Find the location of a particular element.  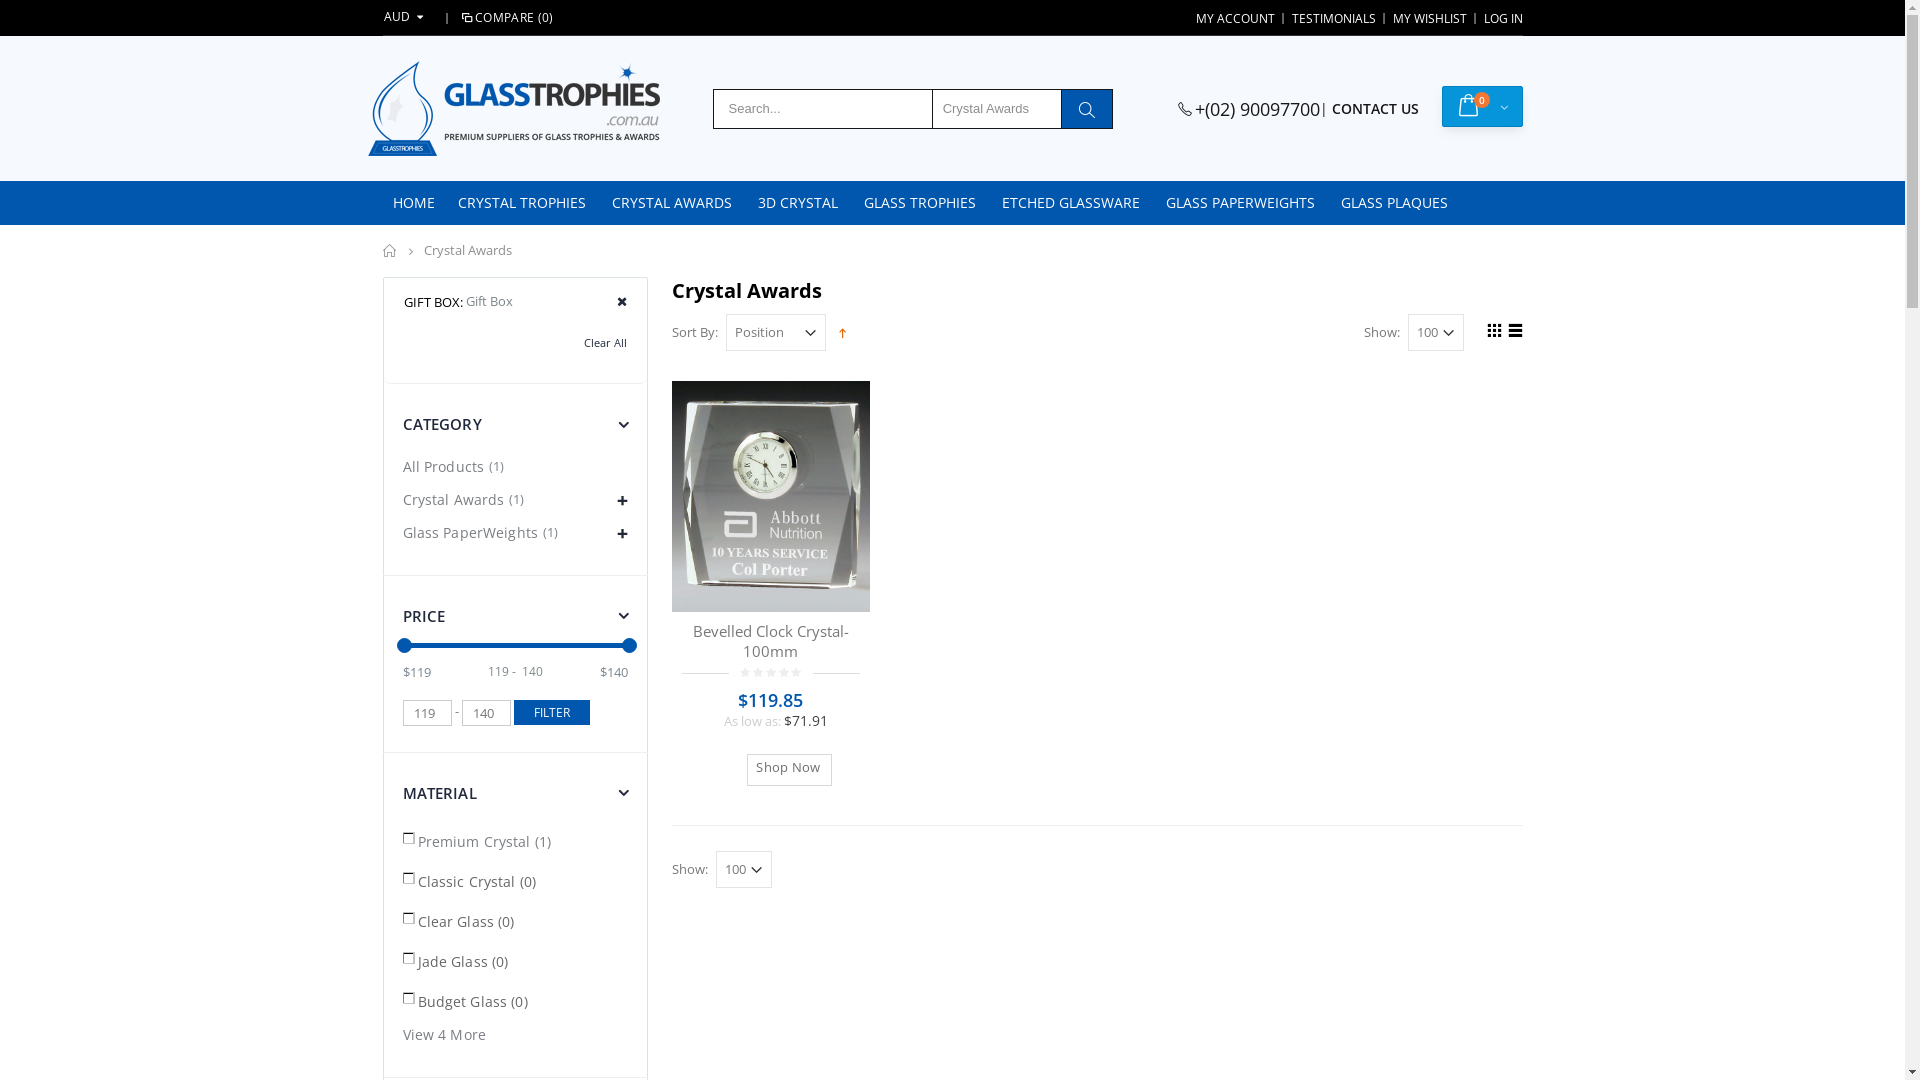

'CONTACT US' is located at coordinates (1374, 108).